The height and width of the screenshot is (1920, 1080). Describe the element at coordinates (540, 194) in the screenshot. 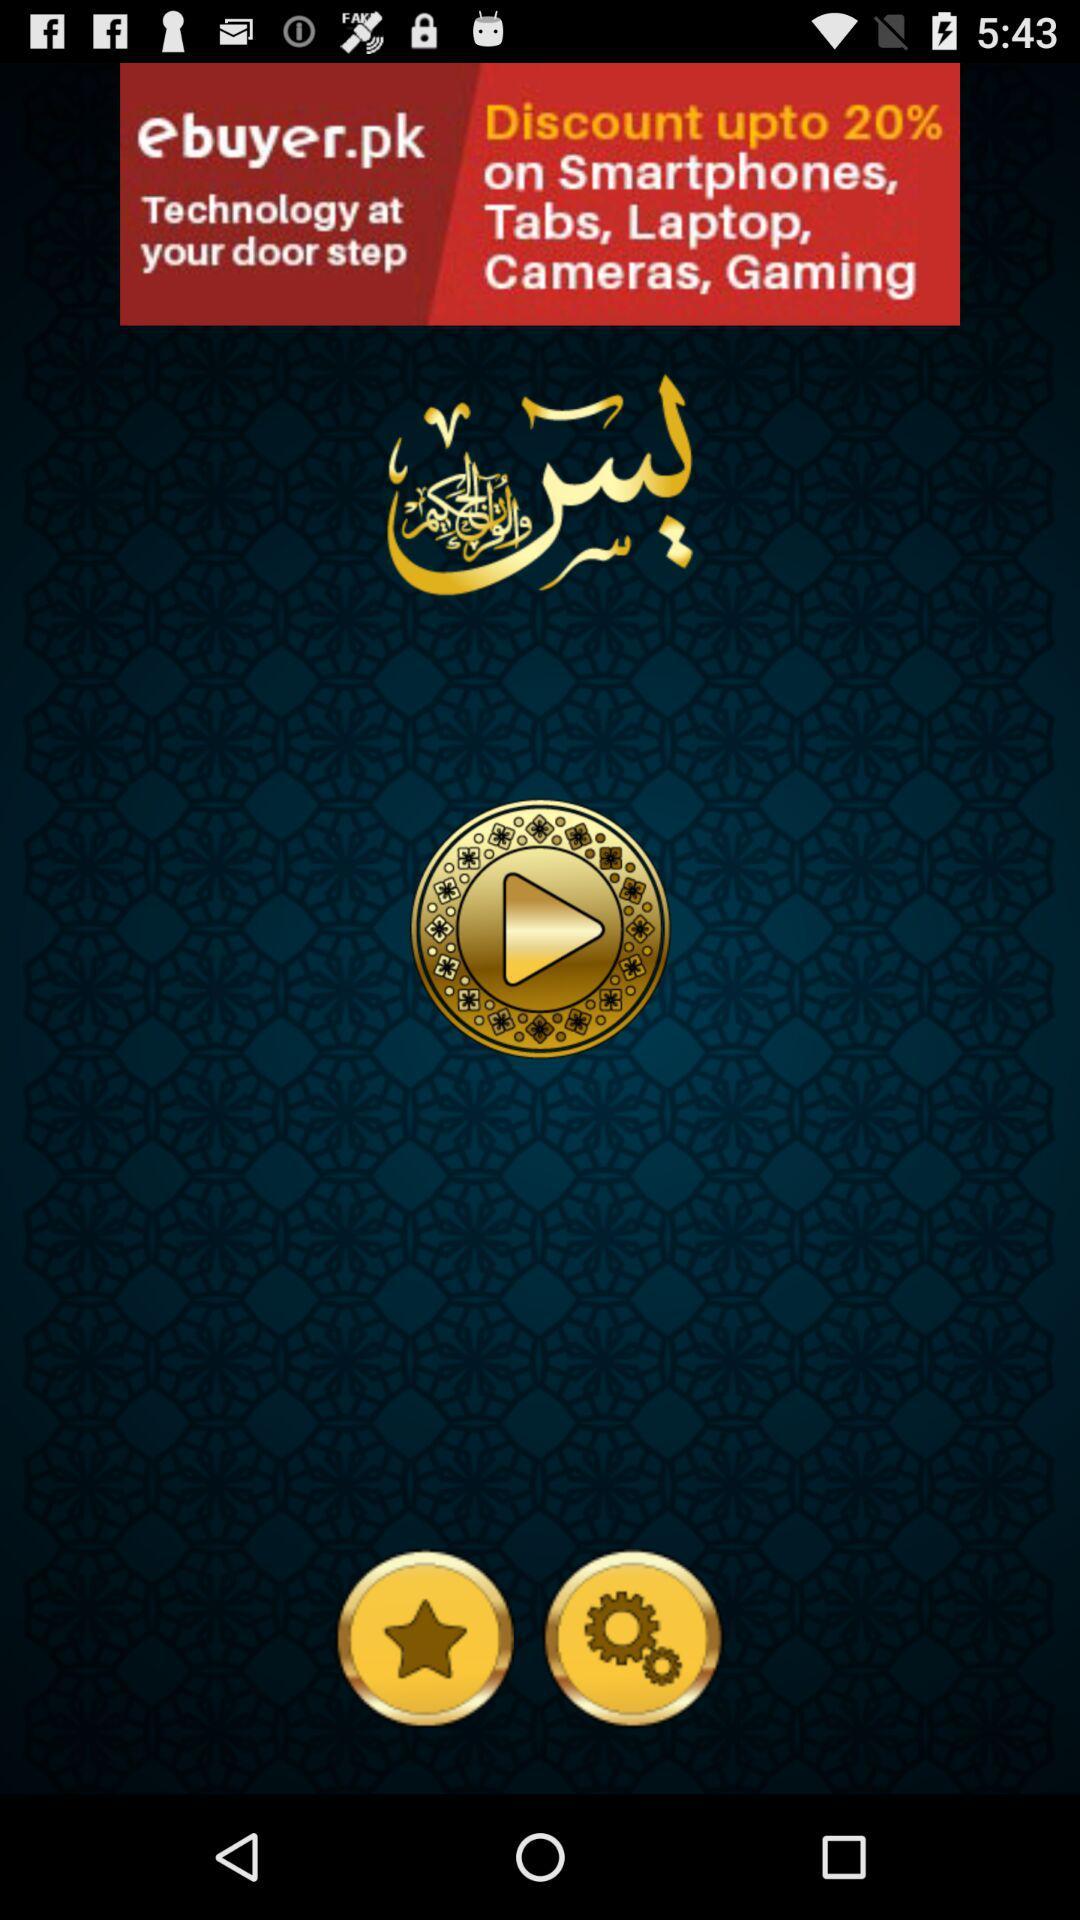

I see `option` at that location.